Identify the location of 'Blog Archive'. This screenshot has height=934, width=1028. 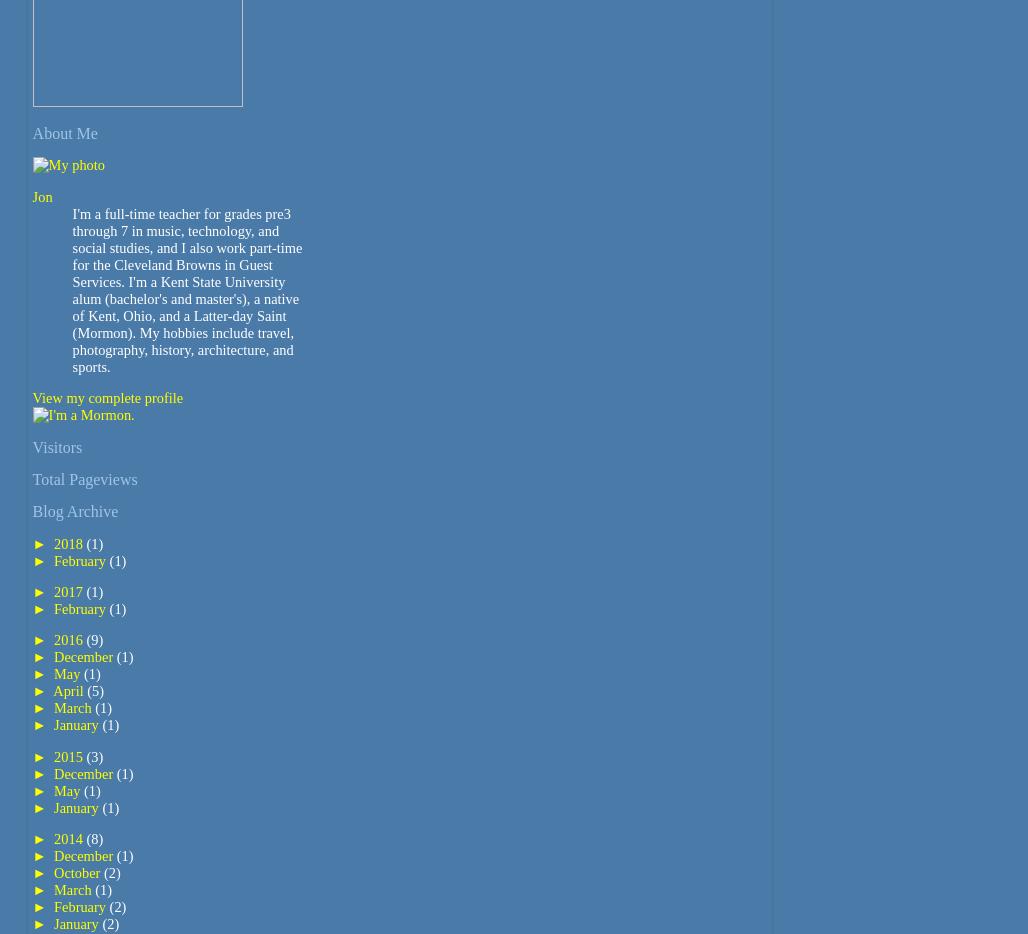
(74, 510).